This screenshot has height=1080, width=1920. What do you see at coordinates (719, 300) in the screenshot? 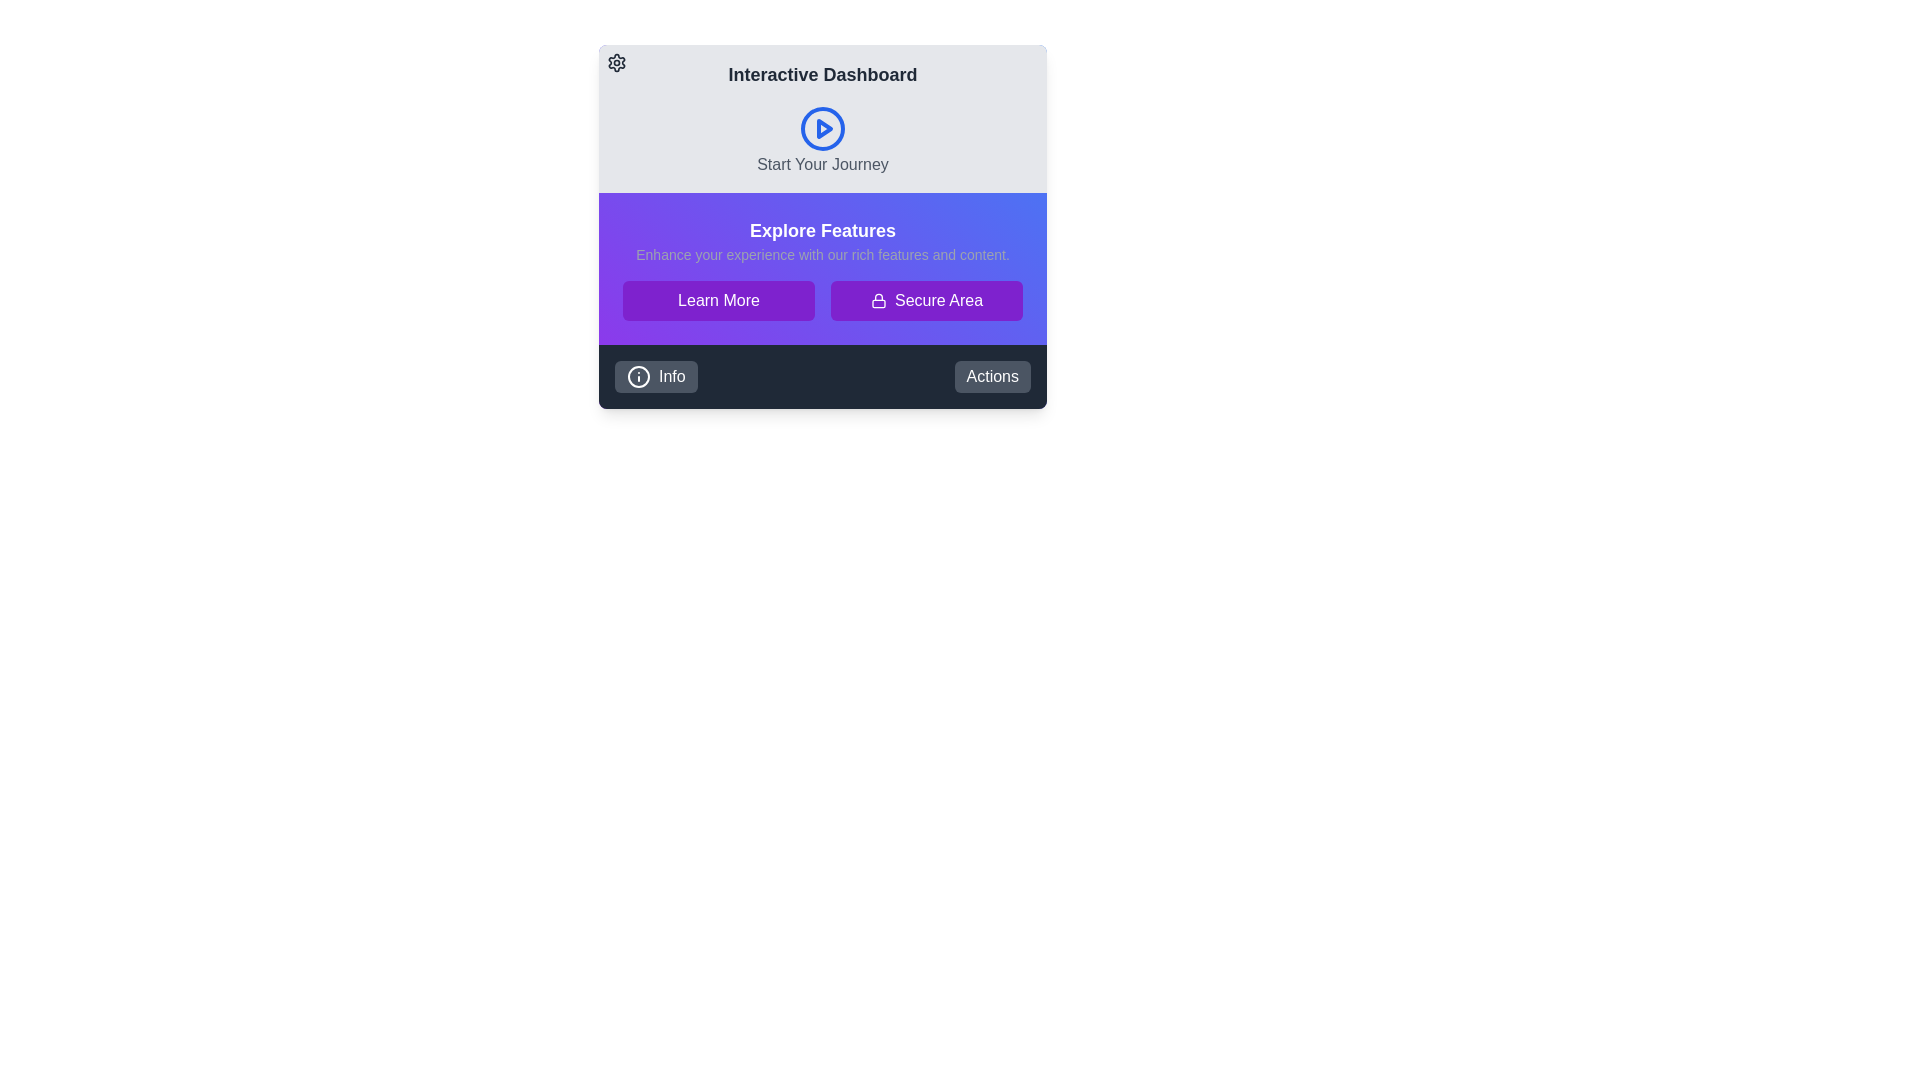
I see `the 'Learn More' button which is a purple rectangular button with rounded corners, located in the middle section of the card-like widget` at bounding box center [719, 300].